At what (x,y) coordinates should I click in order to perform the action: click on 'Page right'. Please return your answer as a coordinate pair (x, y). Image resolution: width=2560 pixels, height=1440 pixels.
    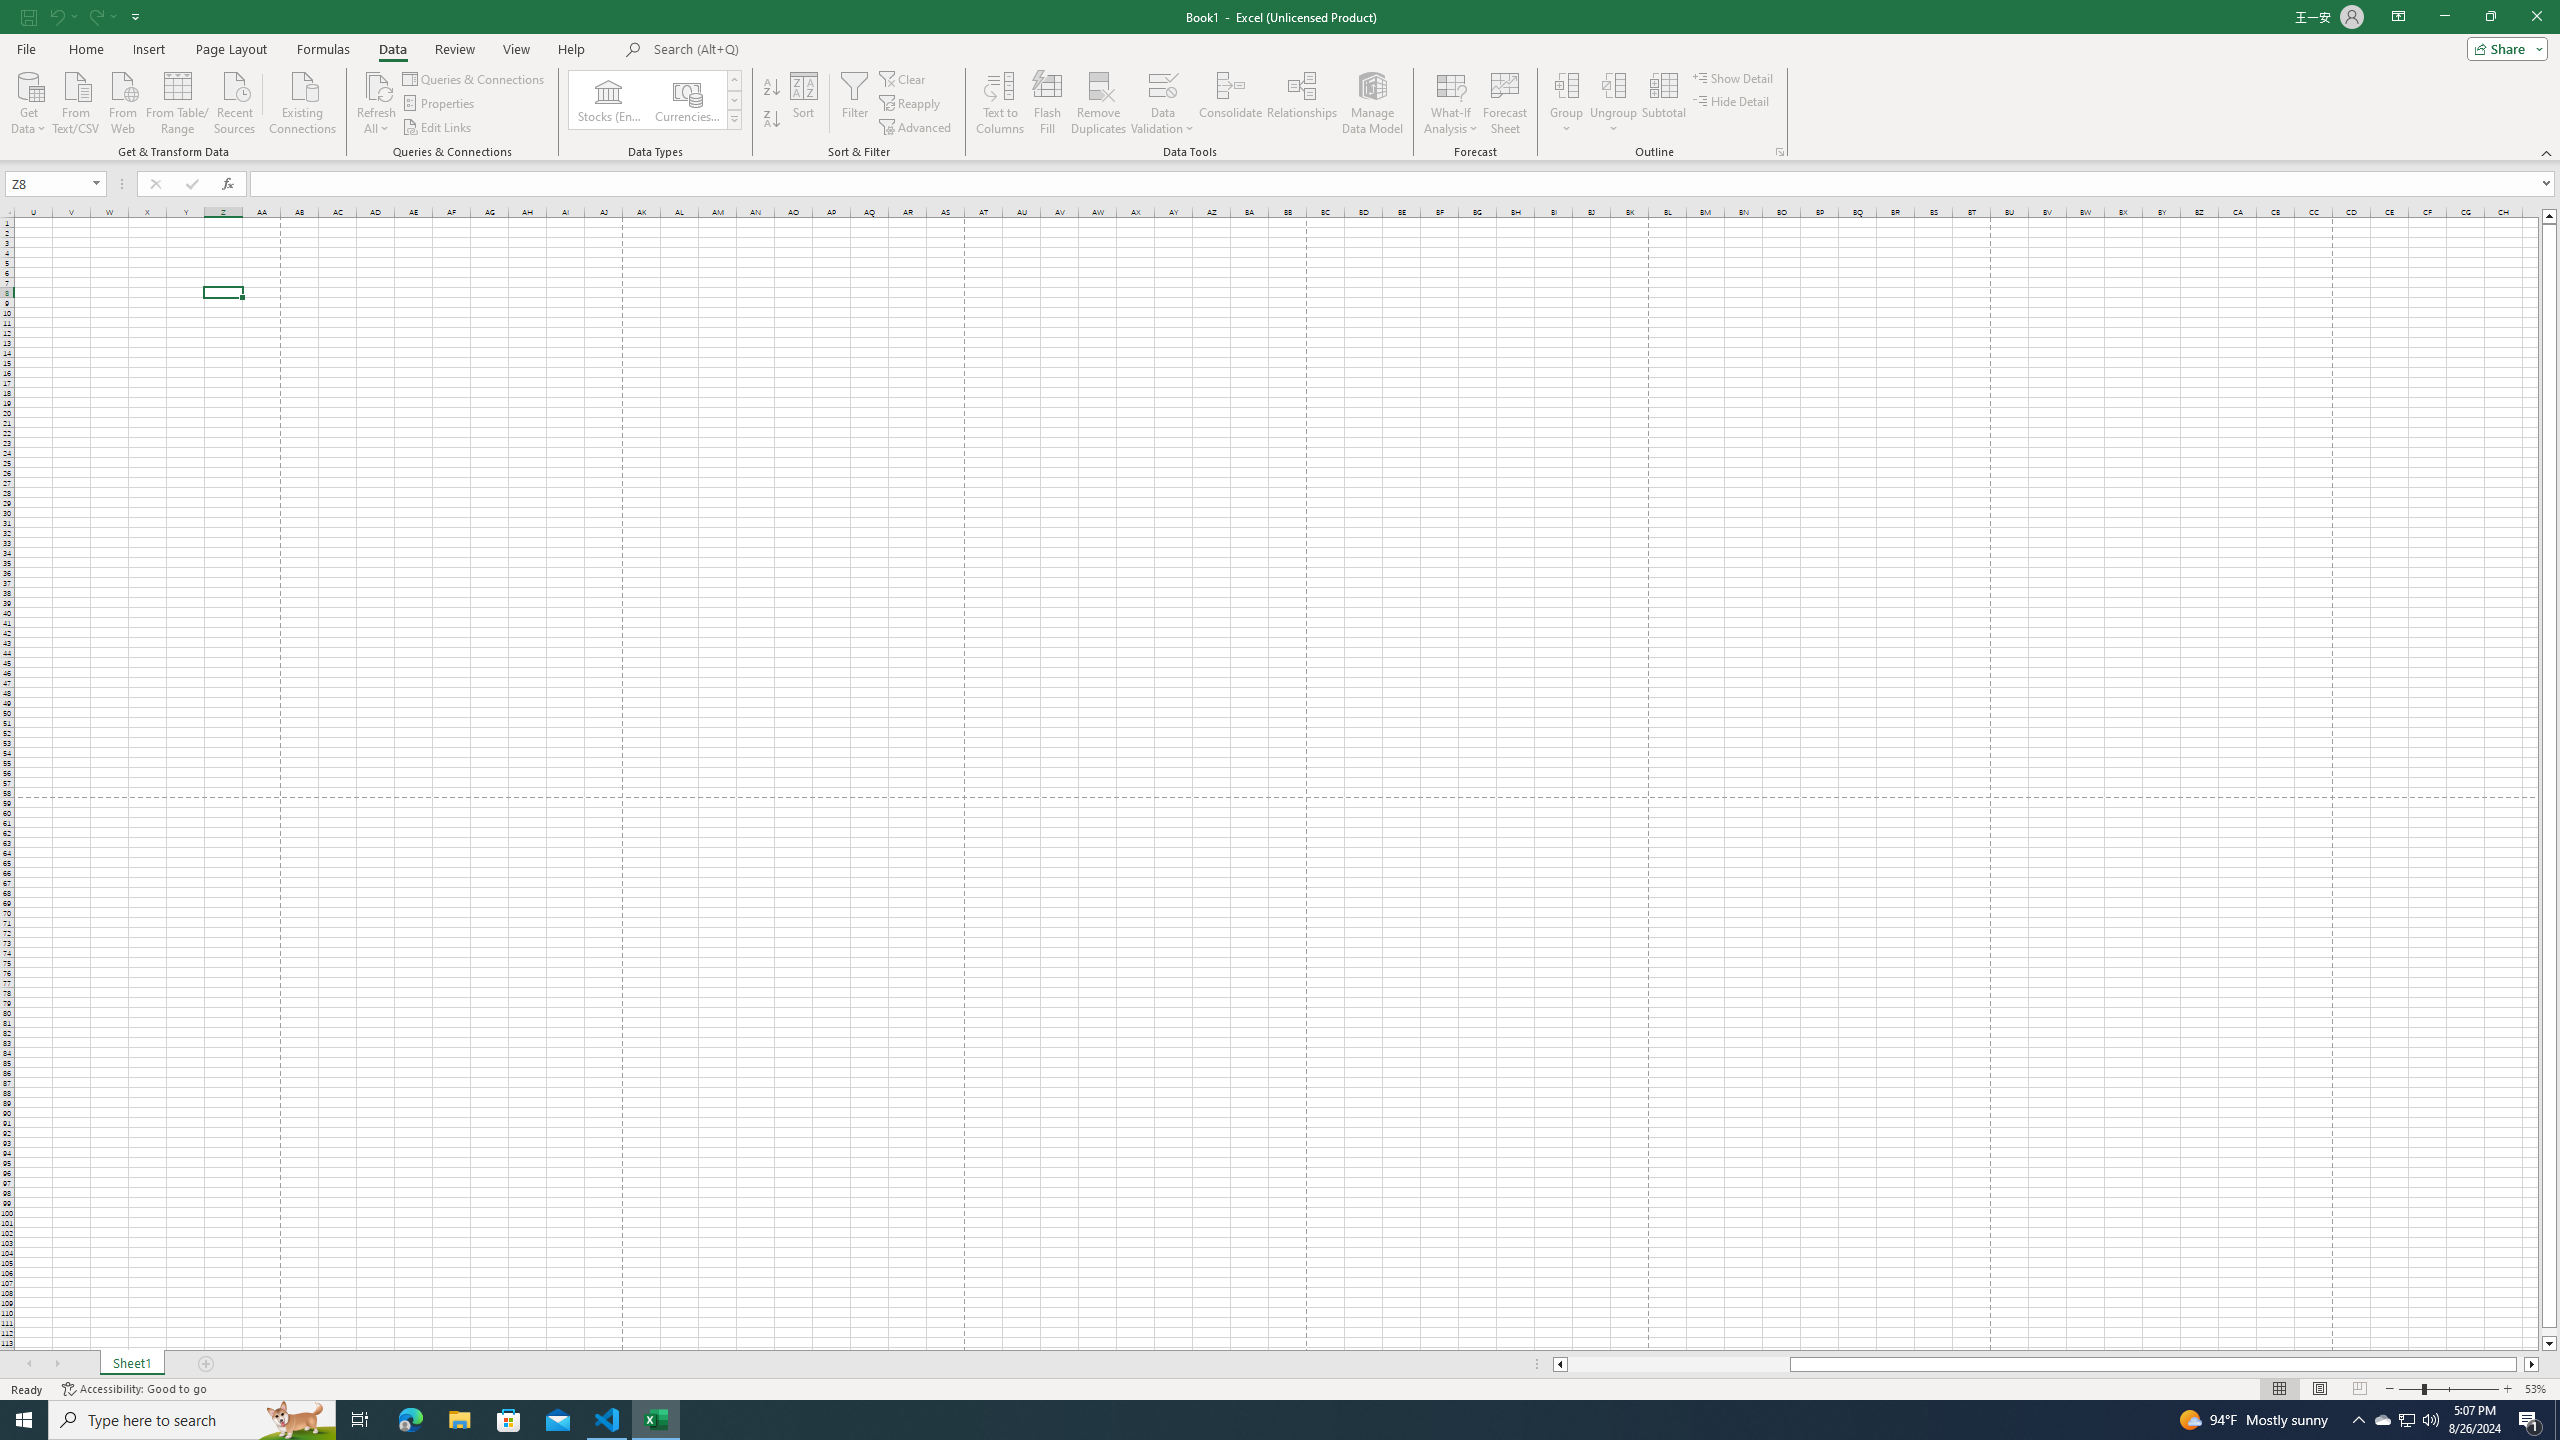
    Looking at the image, I should click on (2519, 1363).